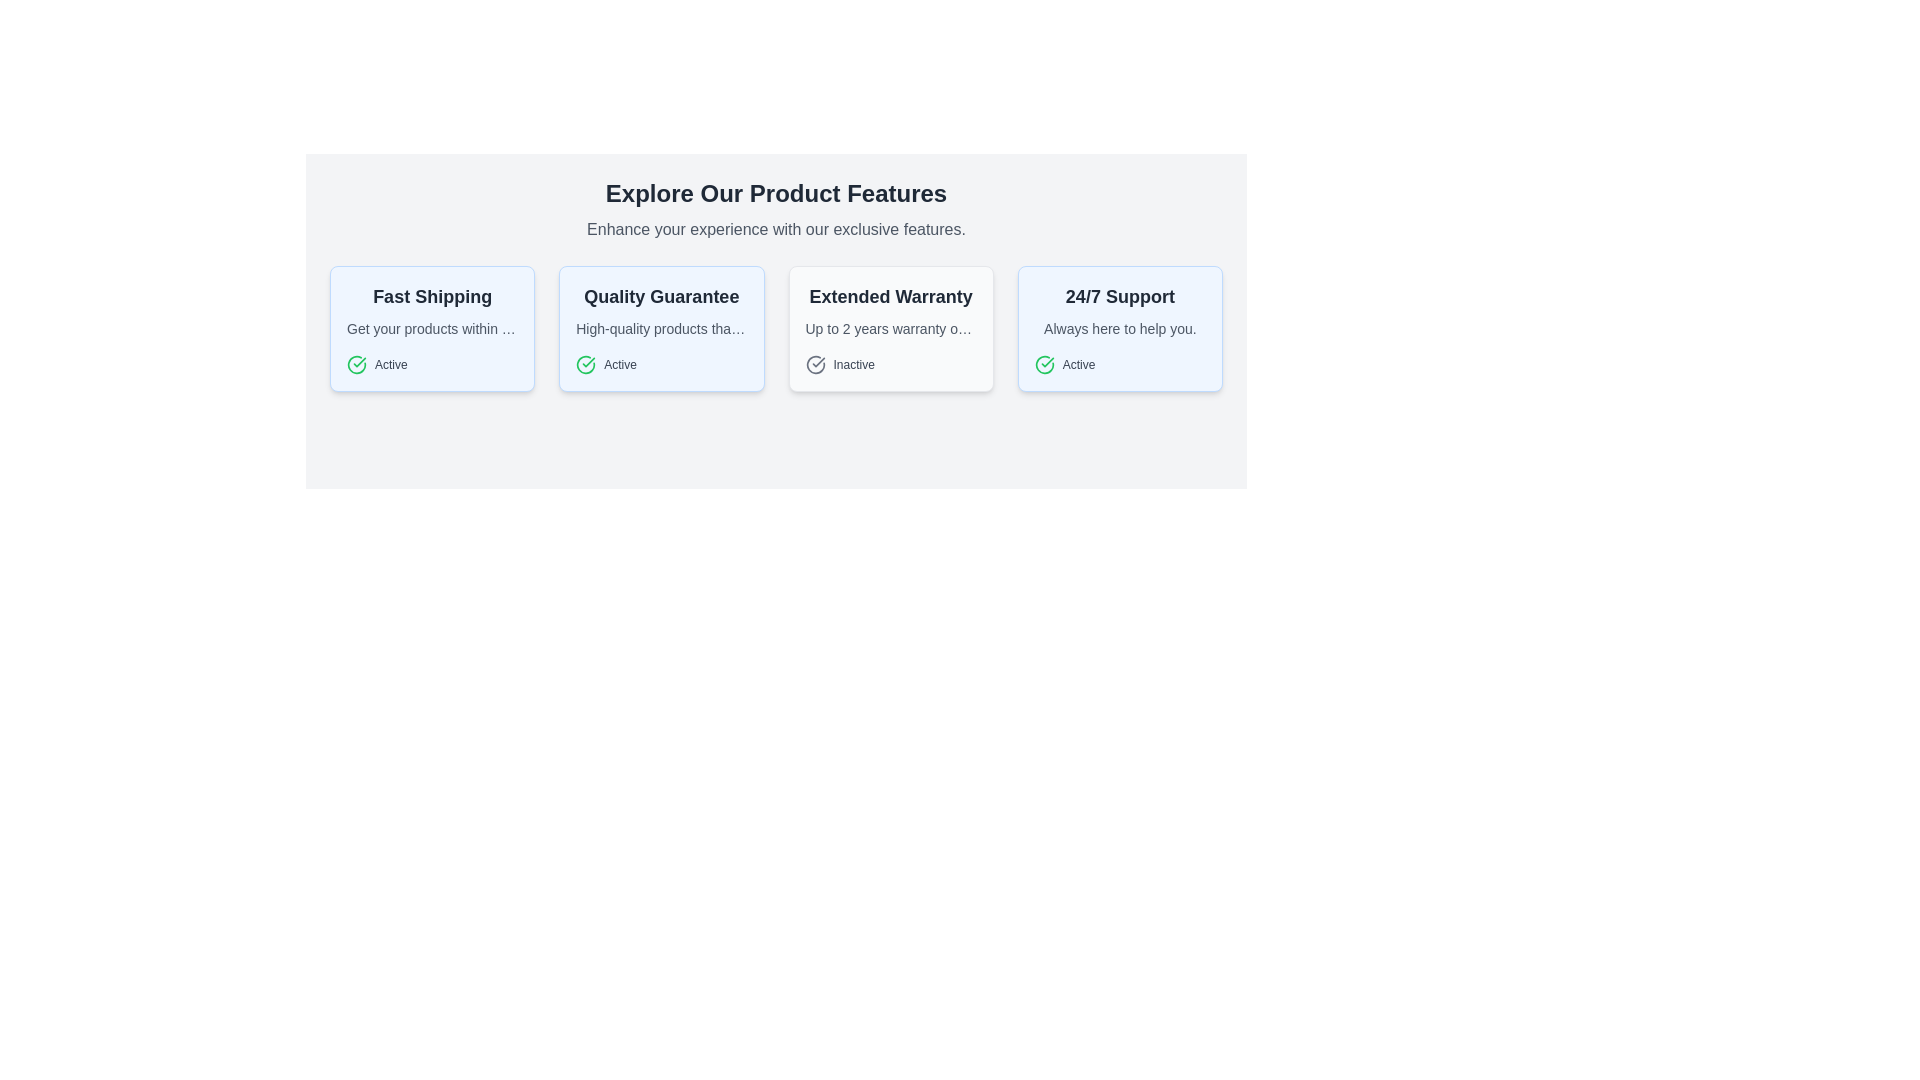  What do you see at coordinates (1120, 297) in the screenshot?
I see `the '24/7 Support' text label, which is styled in bold font and located within the blue-bordered card at the bottom-right of the feature cards grid` at bounding box center [1120, 297].